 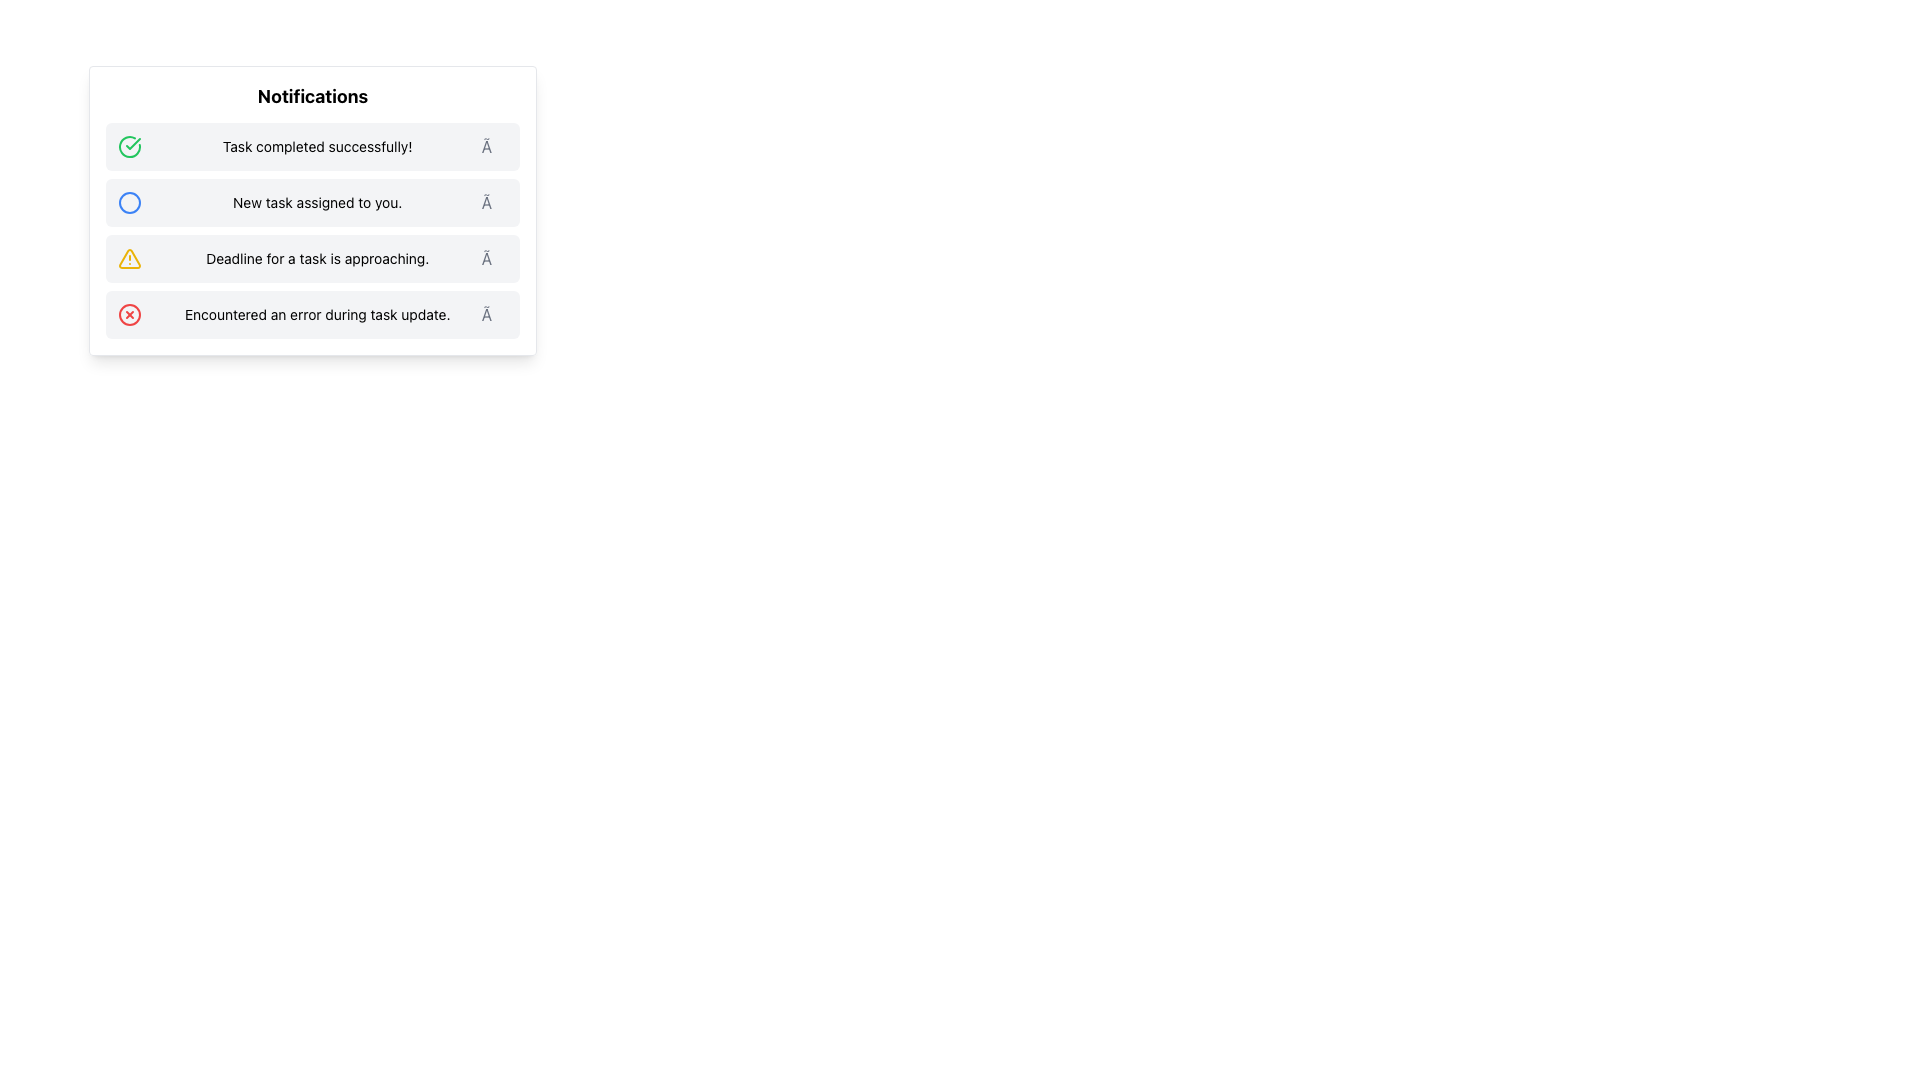 What do you see at coordinates (132, 142) in the screenshot?
I see `the success indicator icon located in the first notification entry titled 'Task completed successfully!' which is positioned inside a green-bordered circular area` at bounding box center [132, 142].